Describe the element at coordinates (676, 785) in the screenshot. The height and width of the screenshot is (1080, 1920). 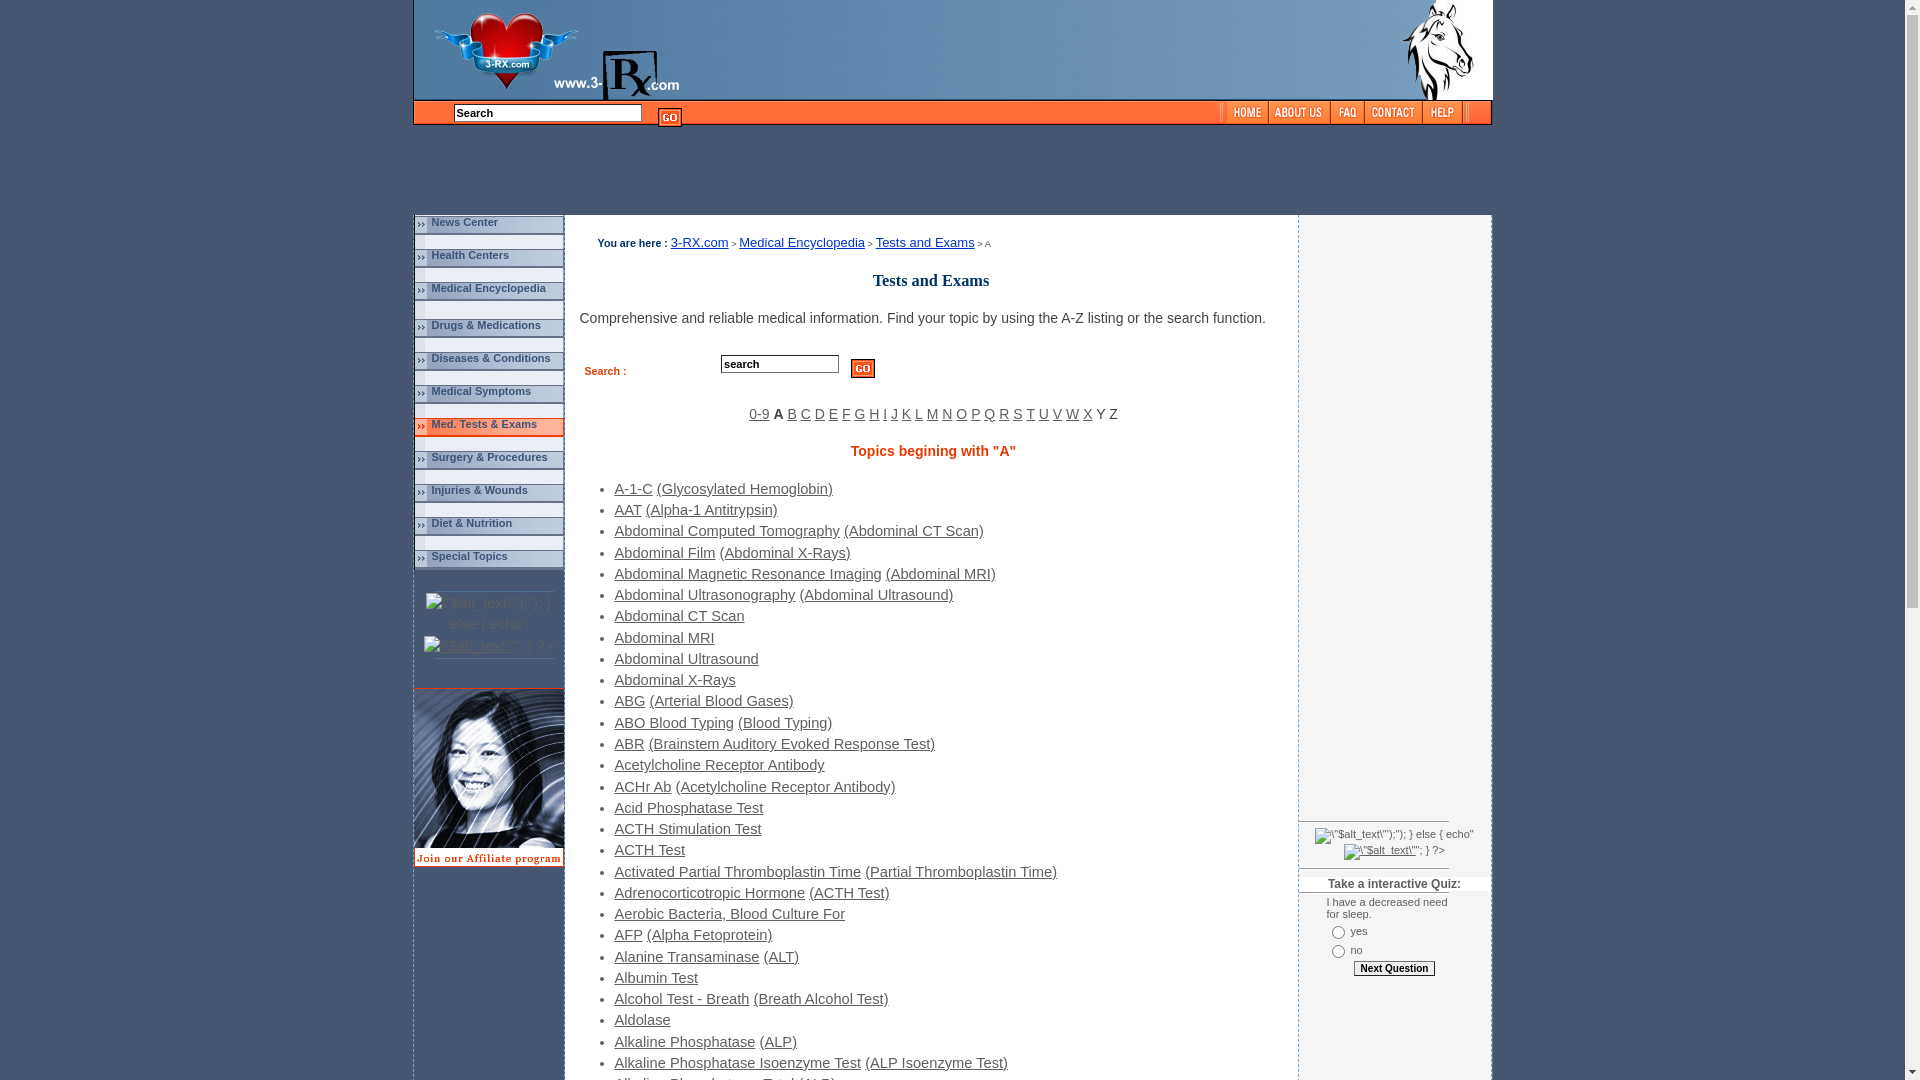
I see `'(Acetylcholine Receptor Antibody)'` at that location.